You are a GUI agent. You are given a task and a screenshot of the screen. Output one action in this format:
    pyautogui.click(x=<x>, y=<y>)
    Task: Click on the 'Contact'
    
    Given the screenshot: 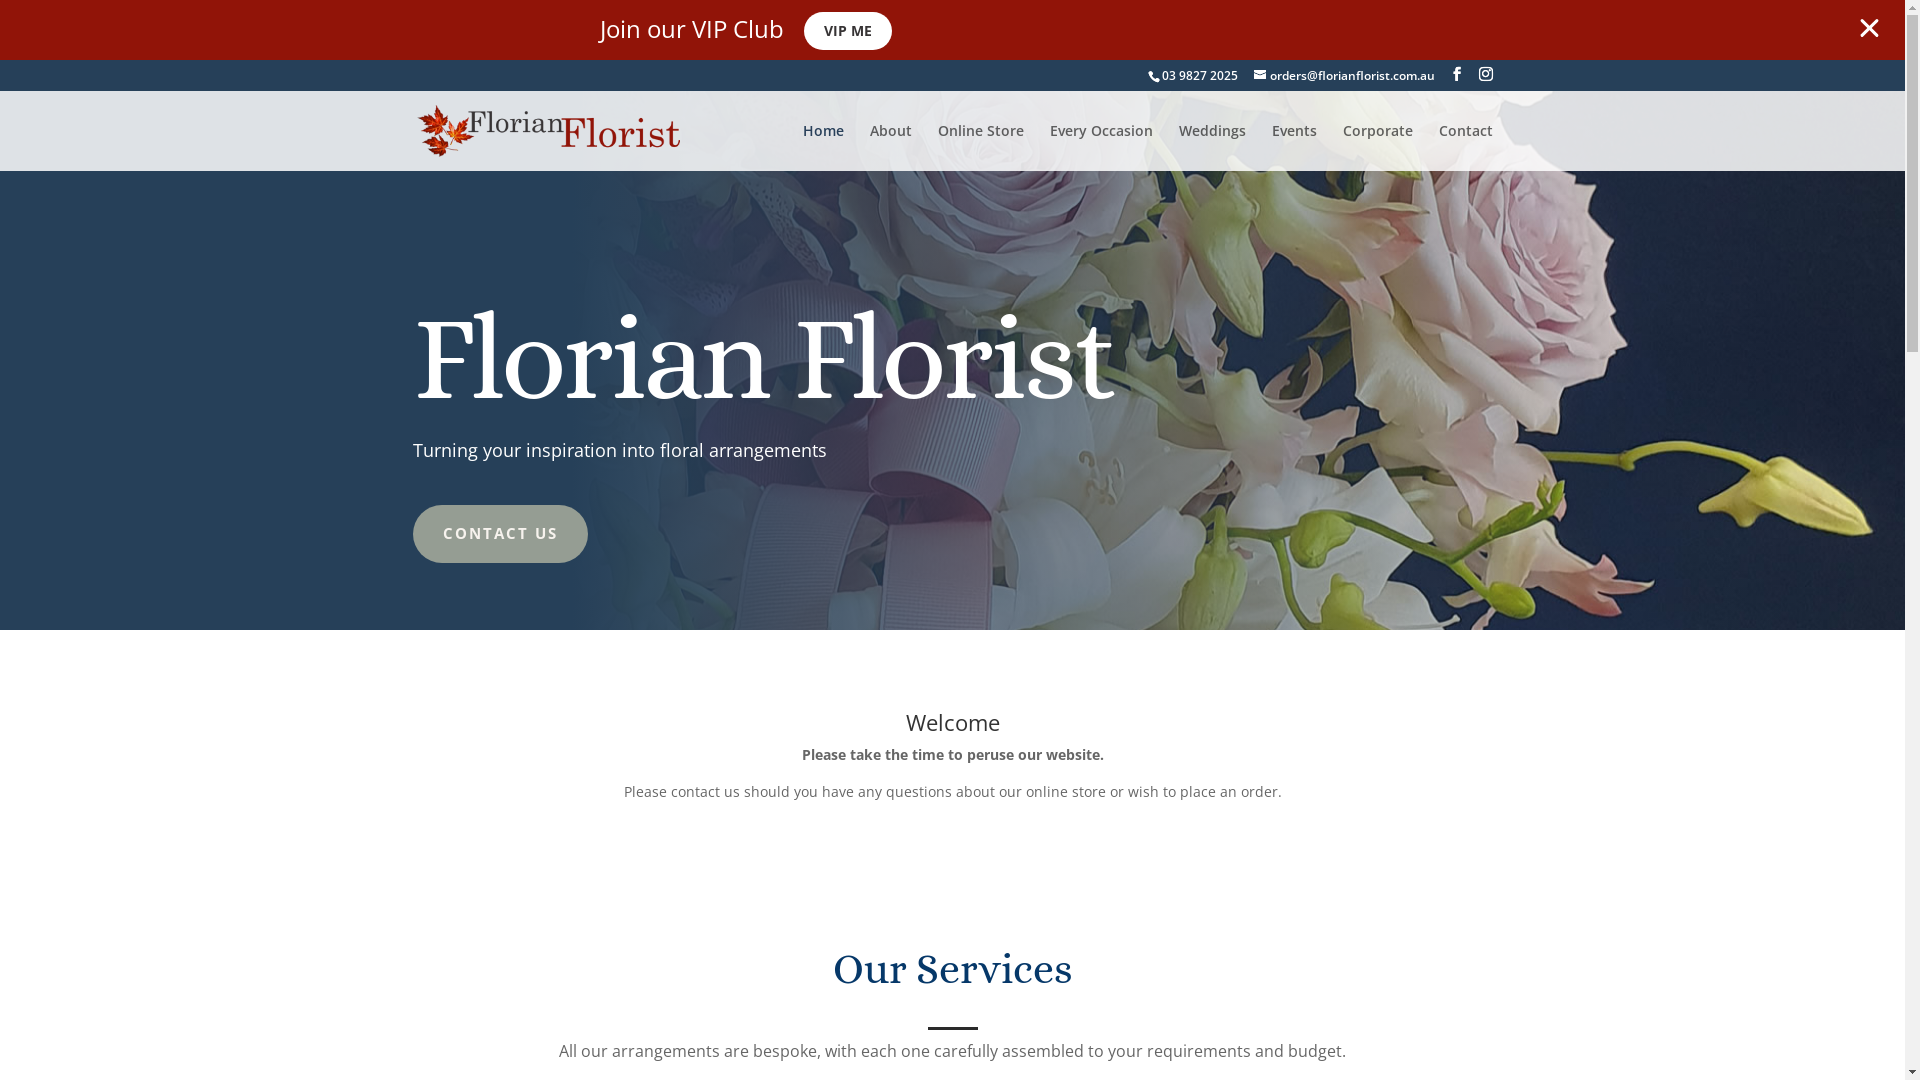 What is the action you would take?
    pyautogui.click(x=1464, y=146)
    